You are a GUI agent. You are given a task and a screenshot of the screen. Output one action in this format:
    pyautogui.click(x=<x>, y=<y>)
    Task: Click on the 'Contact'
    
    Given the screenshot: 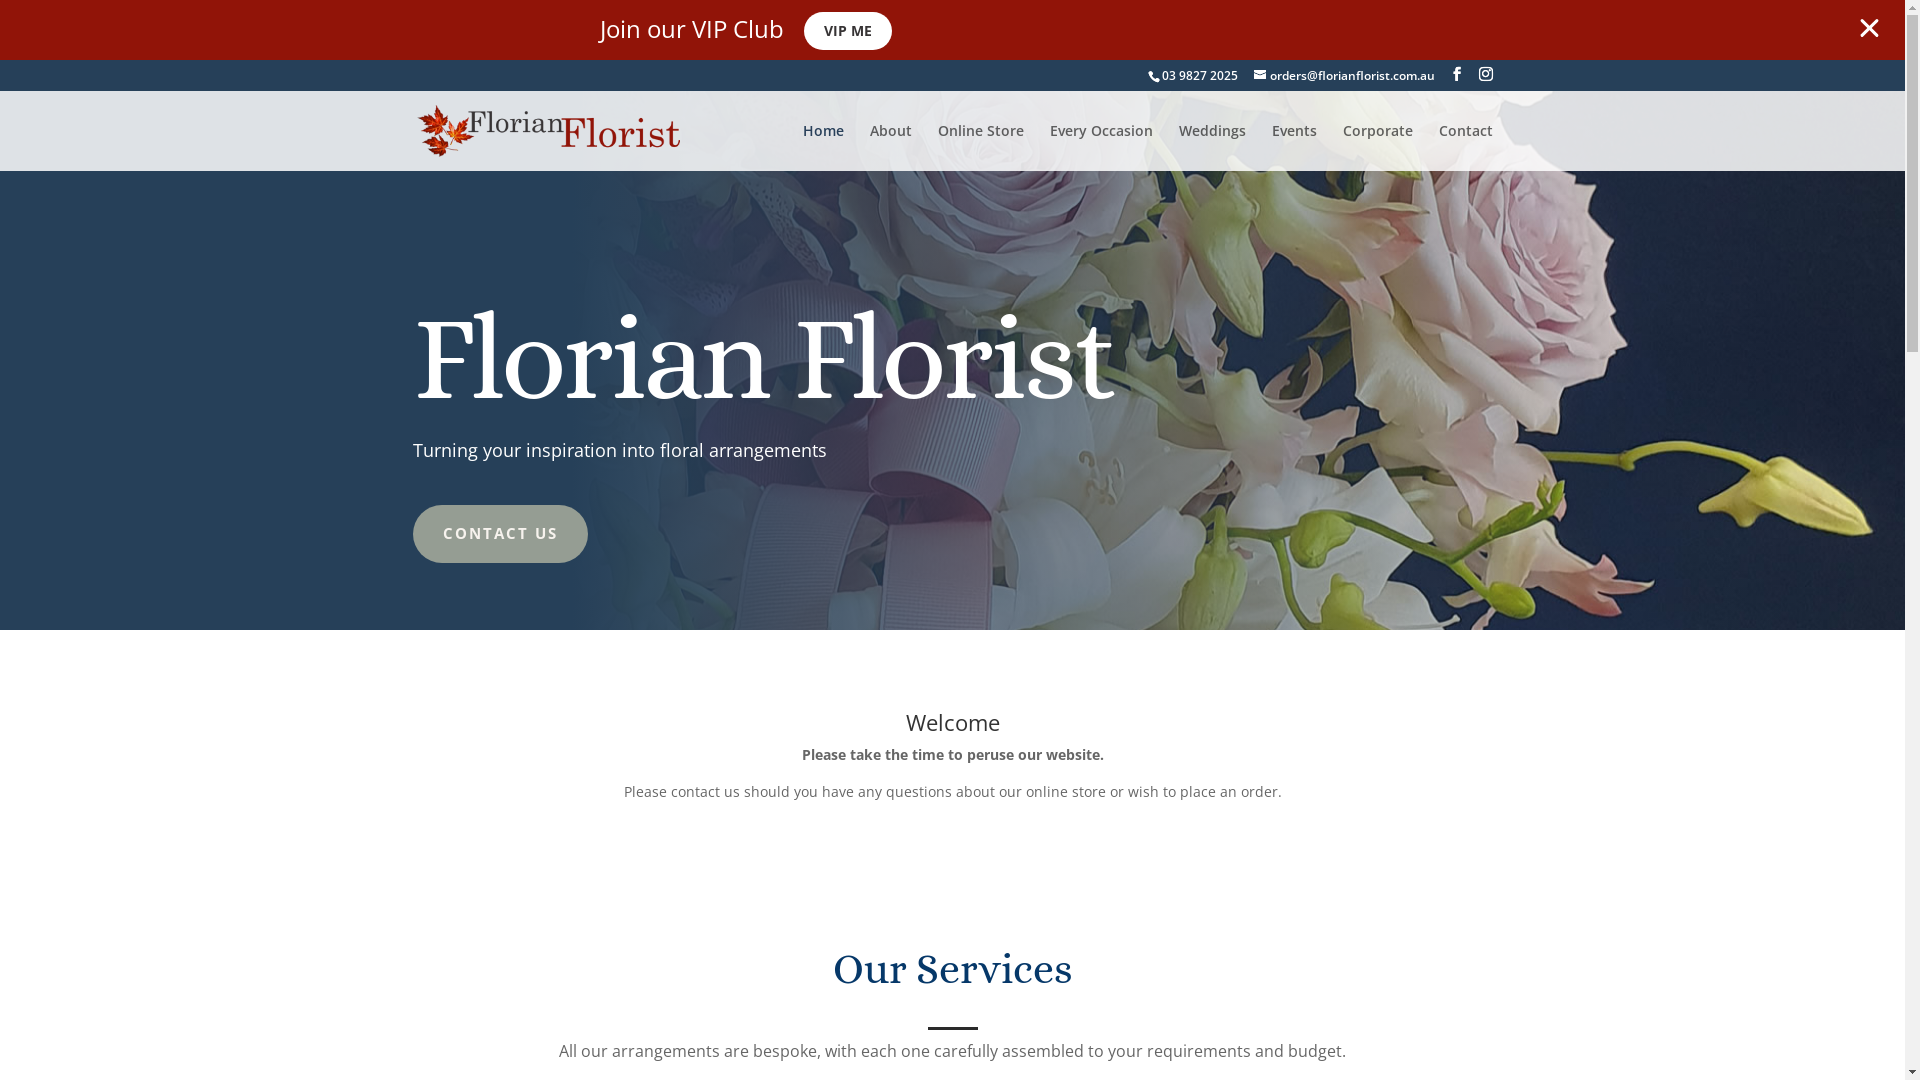 What is the action you would take?
    pyautogui.click(x=1464, y=146)
    